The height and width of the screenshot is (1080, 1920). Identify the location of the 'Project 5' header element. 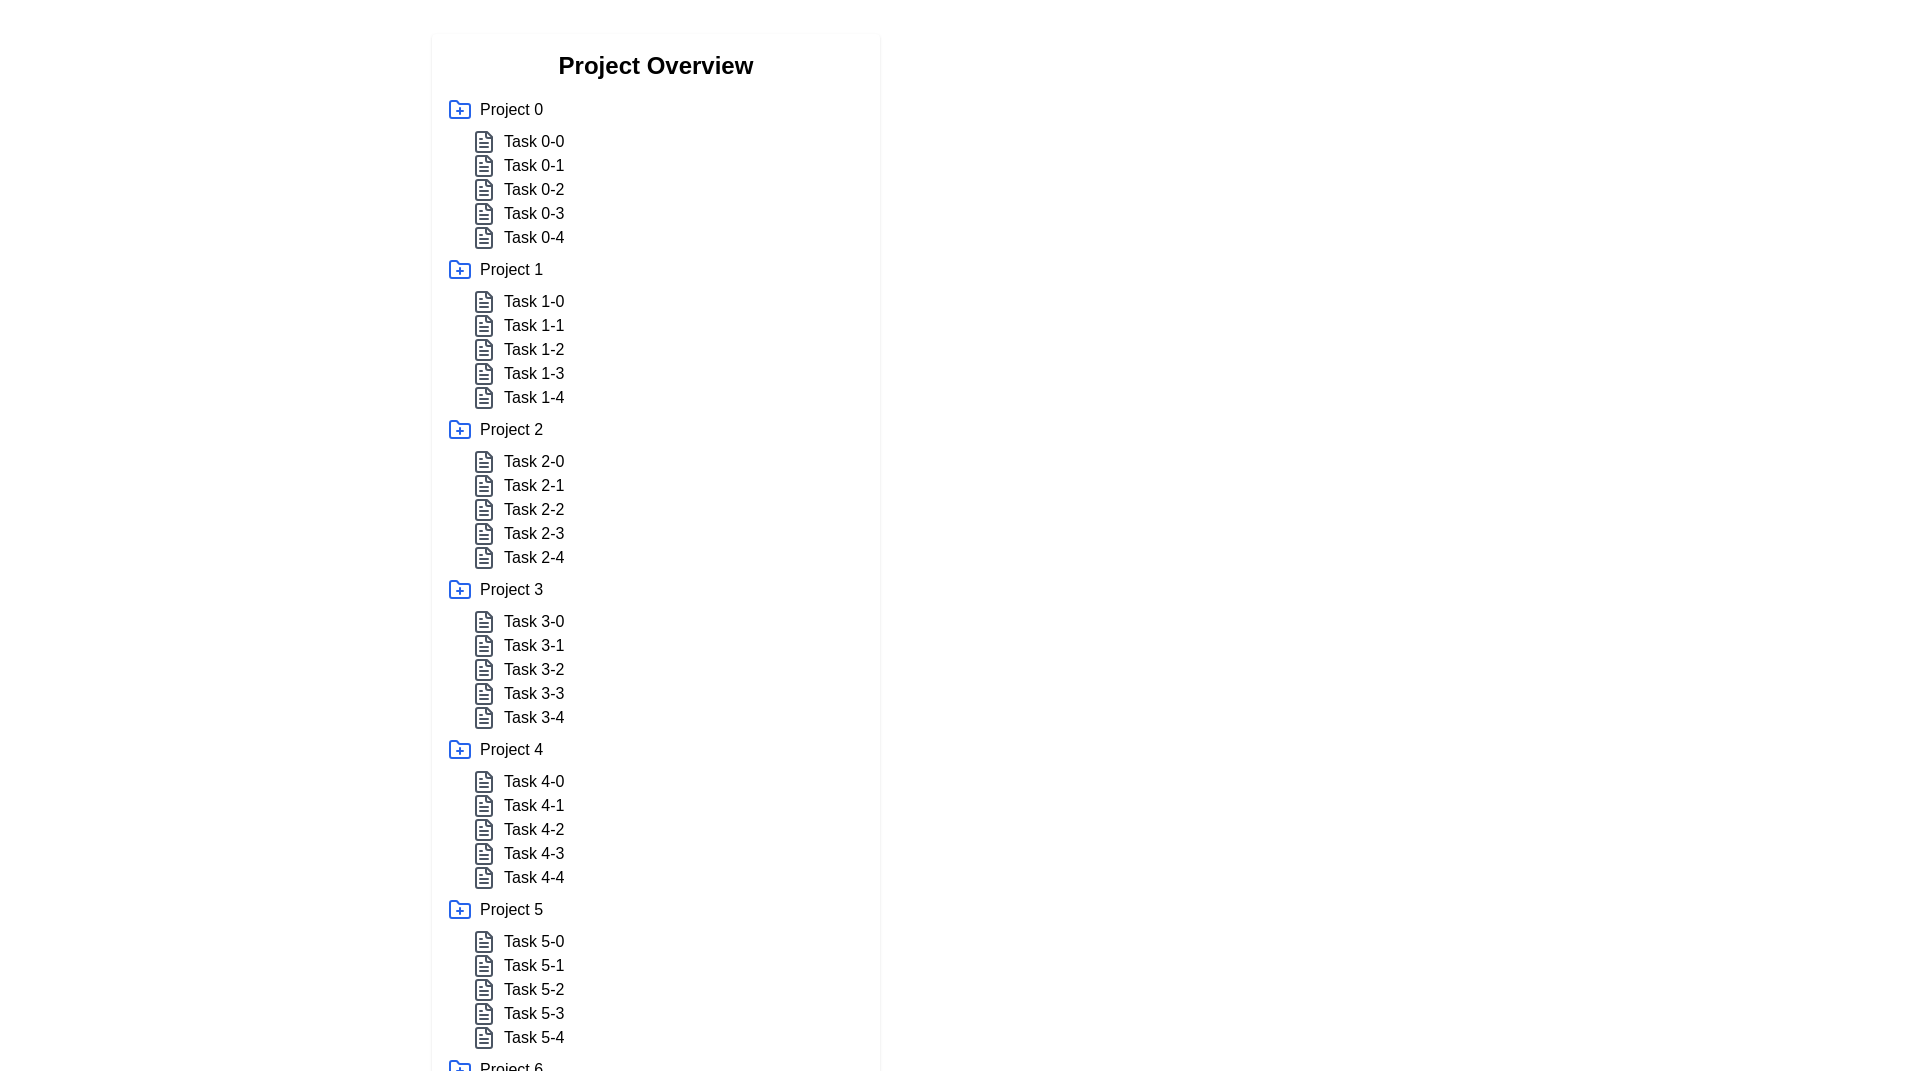
(656, 910).